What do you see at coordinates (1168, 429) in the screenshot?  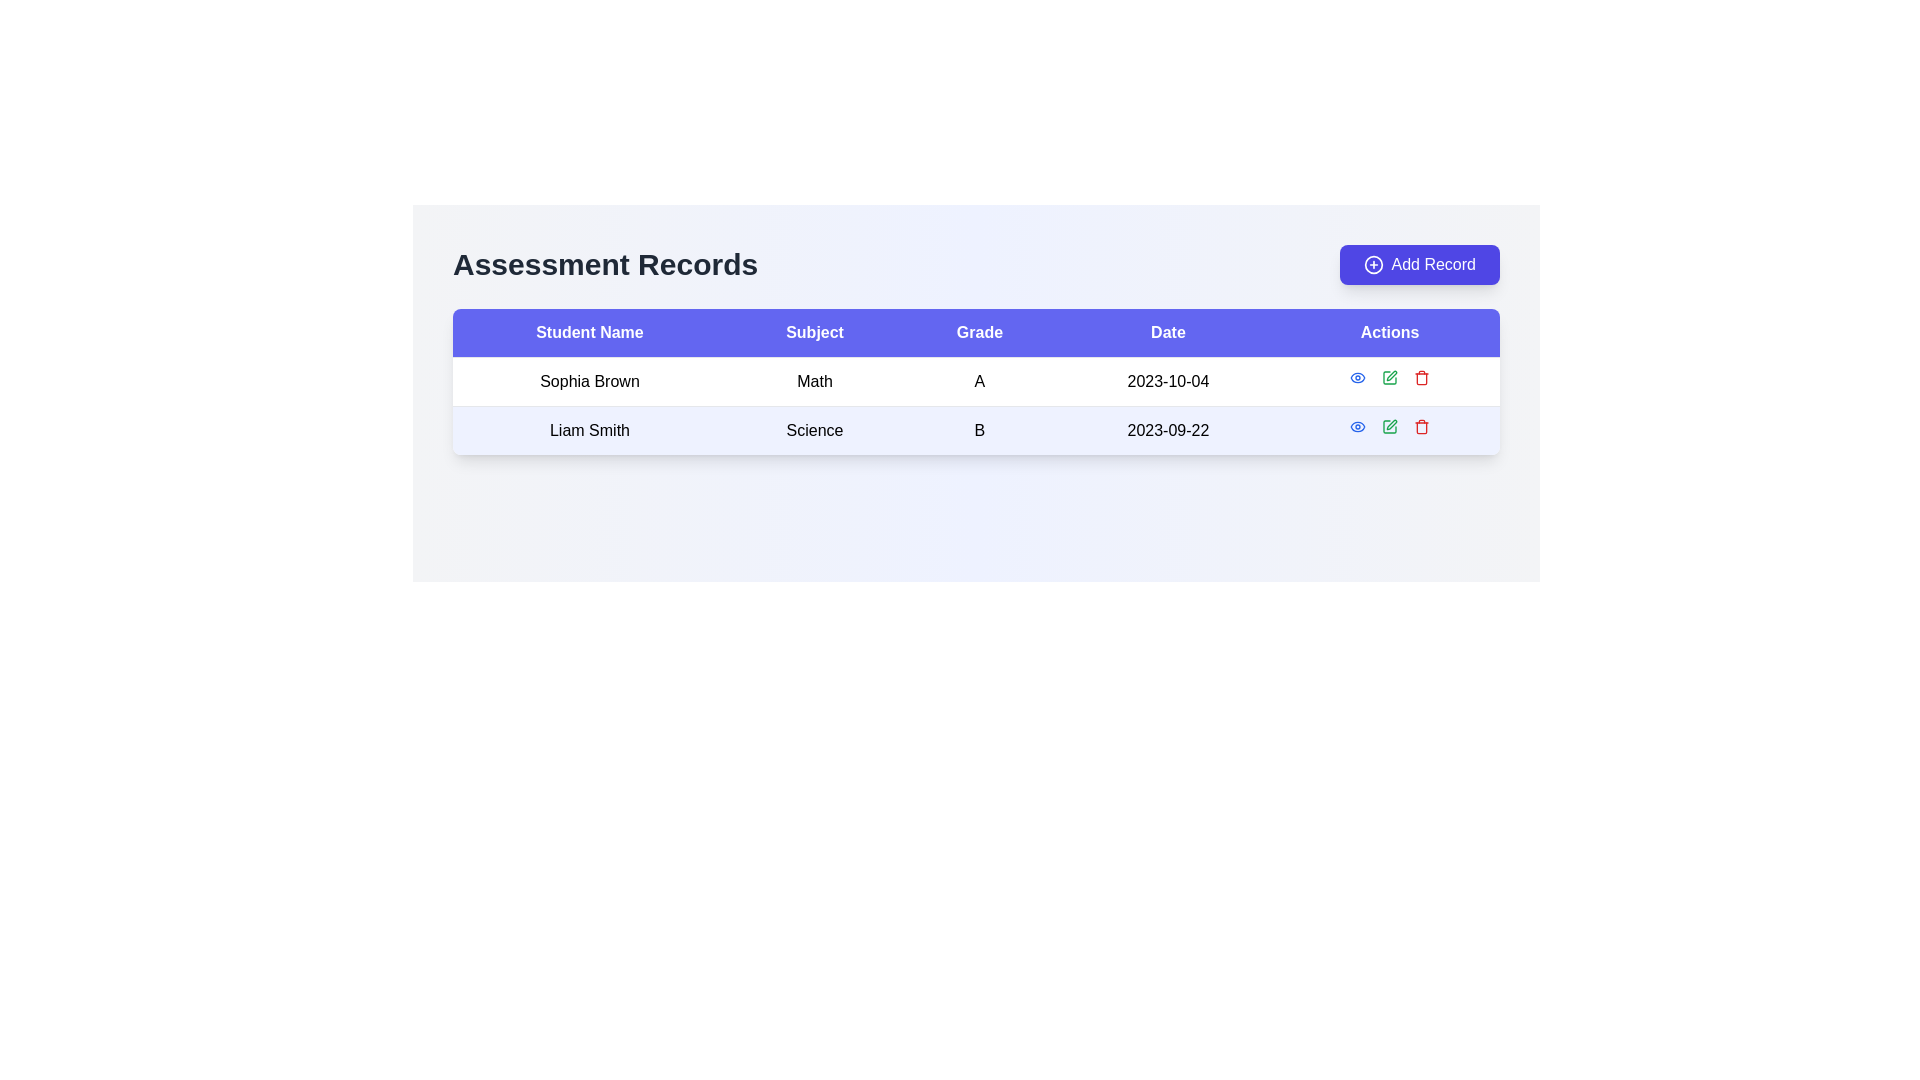 I see `the date displayed` at bounding box center [1168, 429].